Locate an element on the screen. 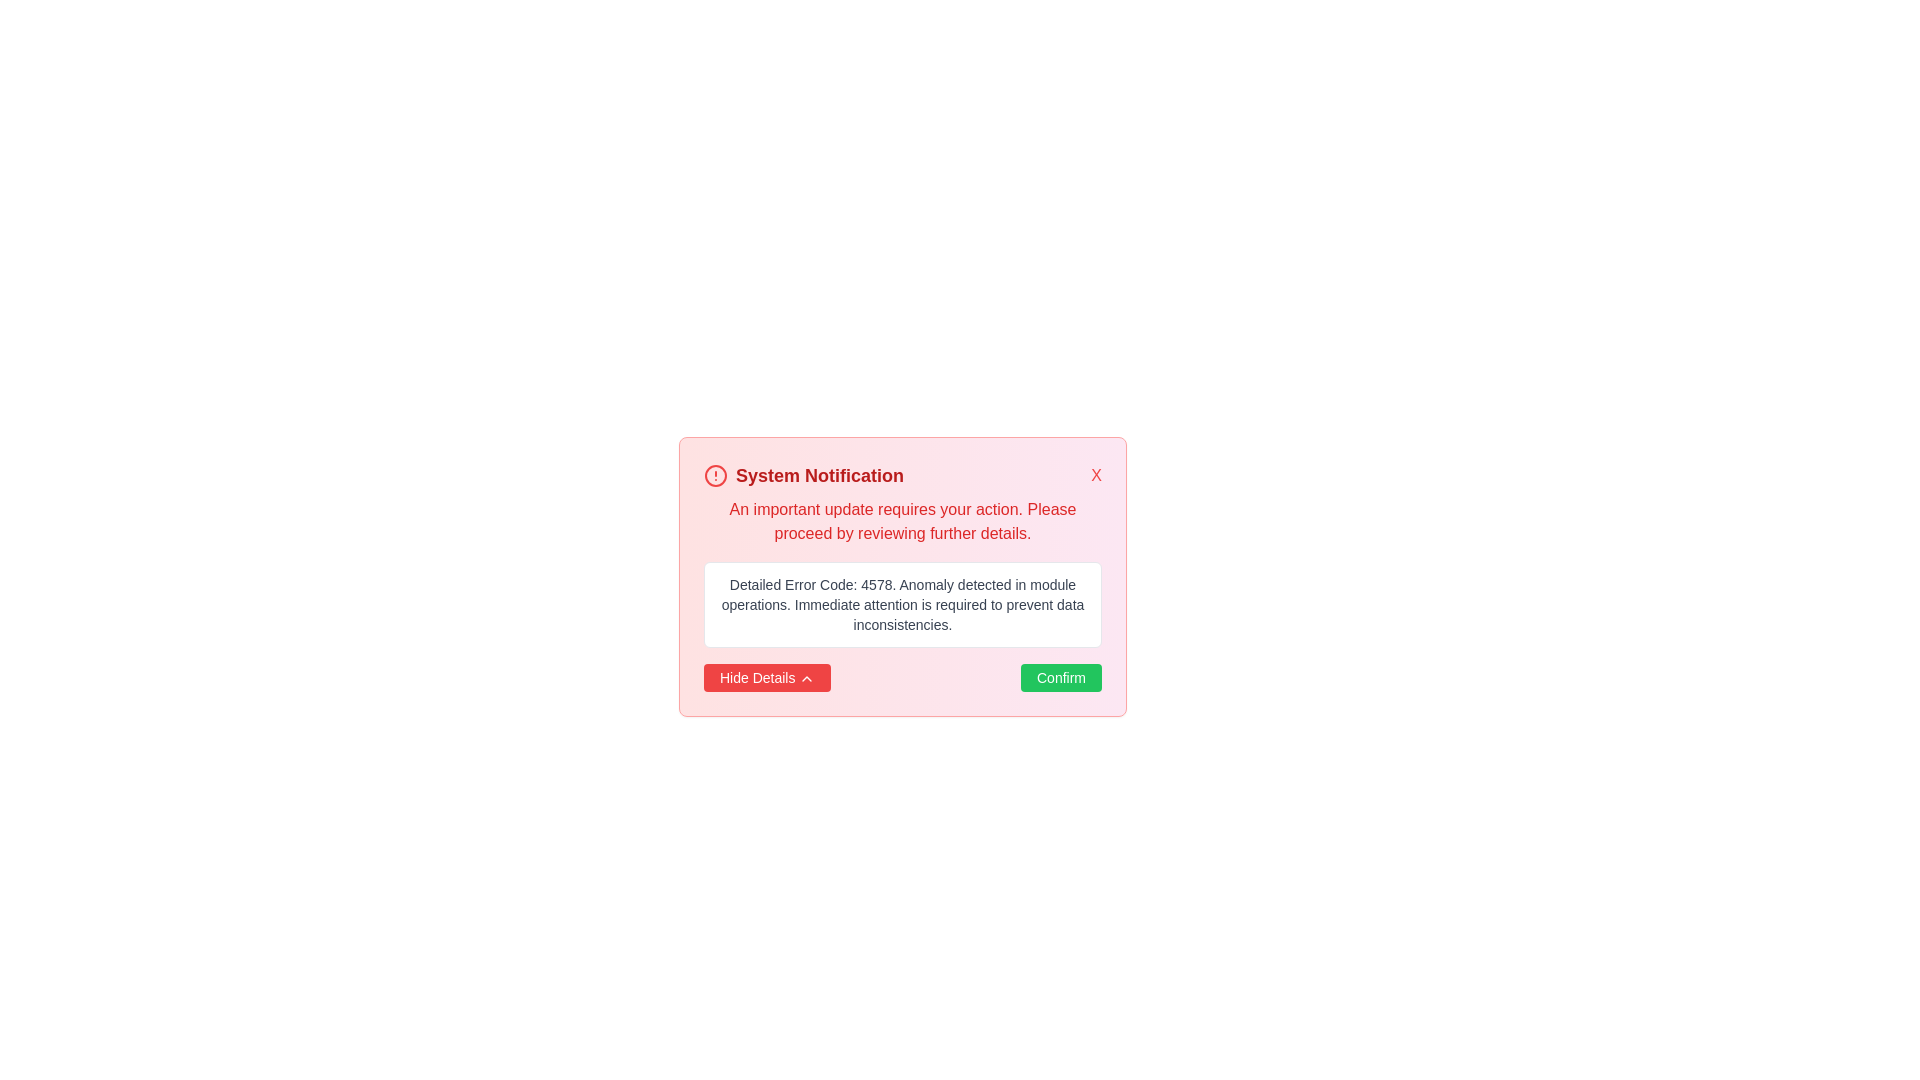 The image size is (1920, 1080). the Hide Details button is located at coordinates (766, 677).